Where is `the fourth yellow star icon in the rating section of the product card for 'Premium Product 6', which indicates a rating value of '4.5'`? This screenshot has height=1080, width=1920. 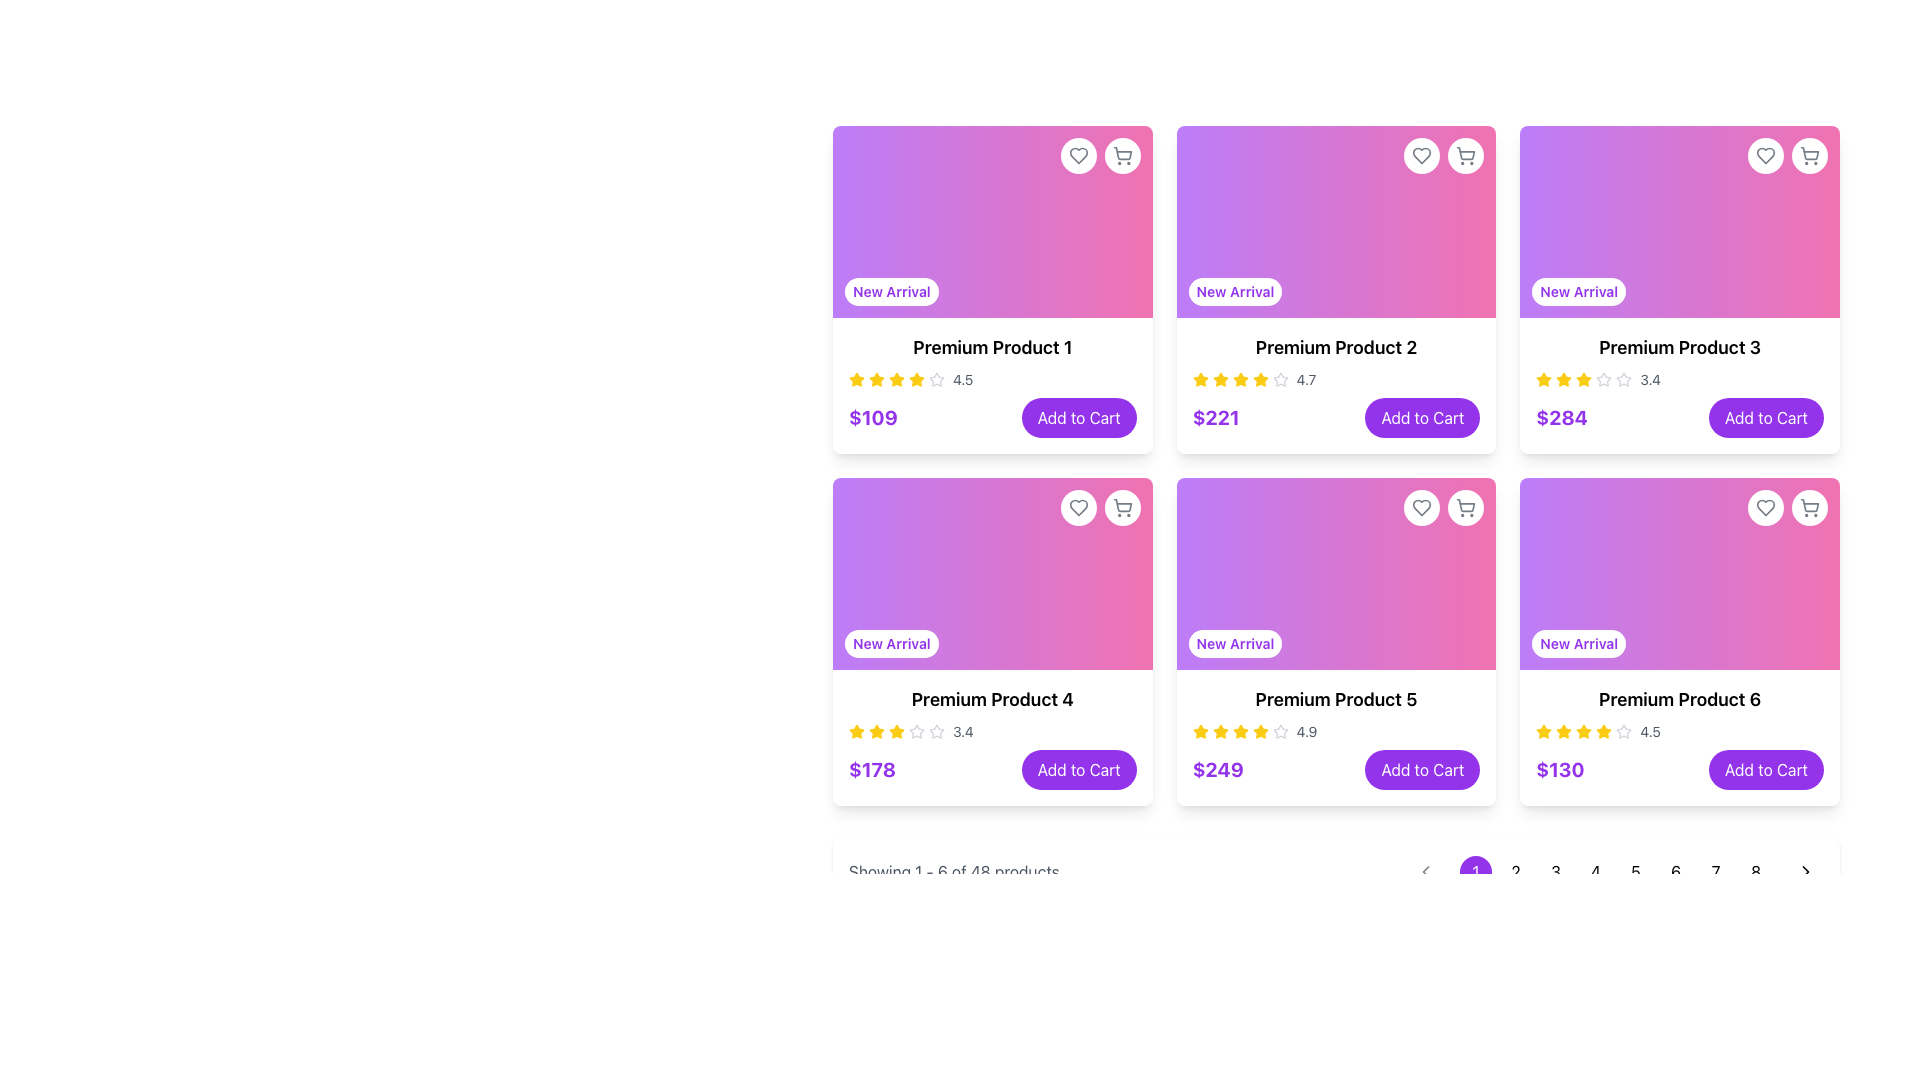
the fourth yellow star icon in the rating section of the product card for 'Premium Product 6', which indicates a rating value of '4.5' is located at coordinates (1583, 732).